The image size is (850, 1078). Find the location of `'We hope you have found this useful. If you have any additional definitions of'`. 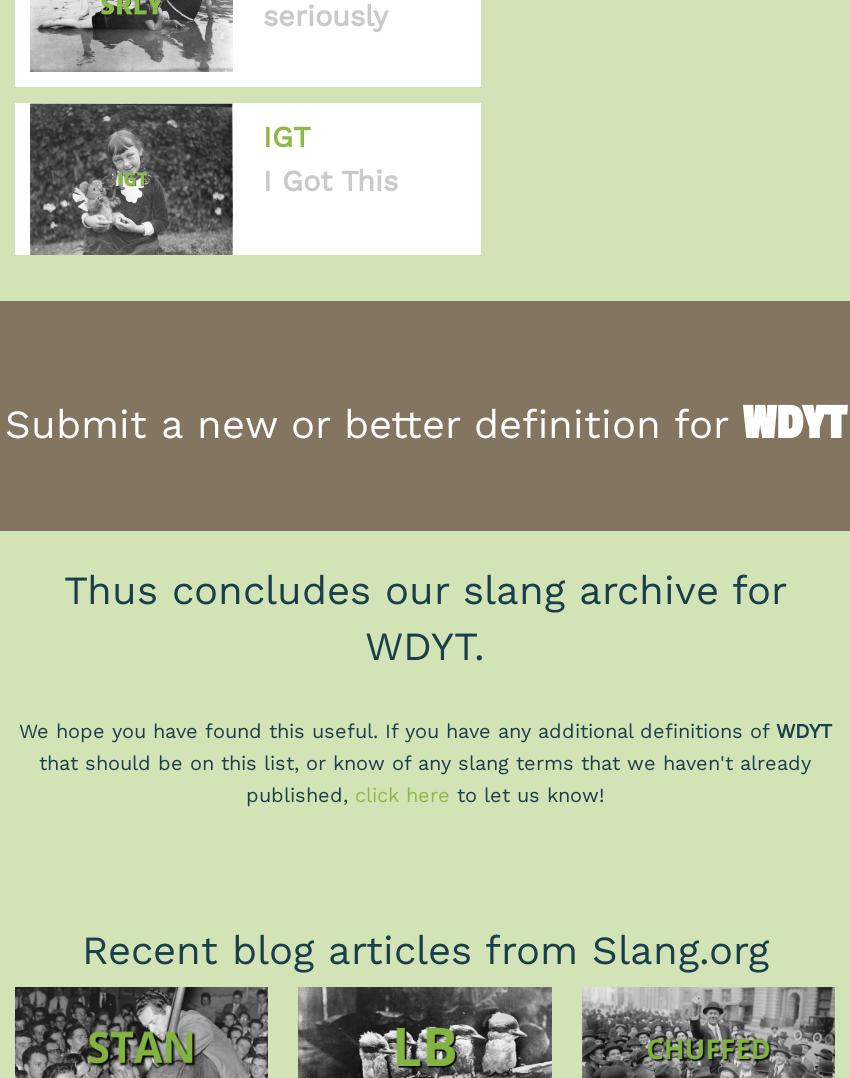

'We hope you have found this useful. If you have any additional definitions of' is located at coordinates (17, 729).